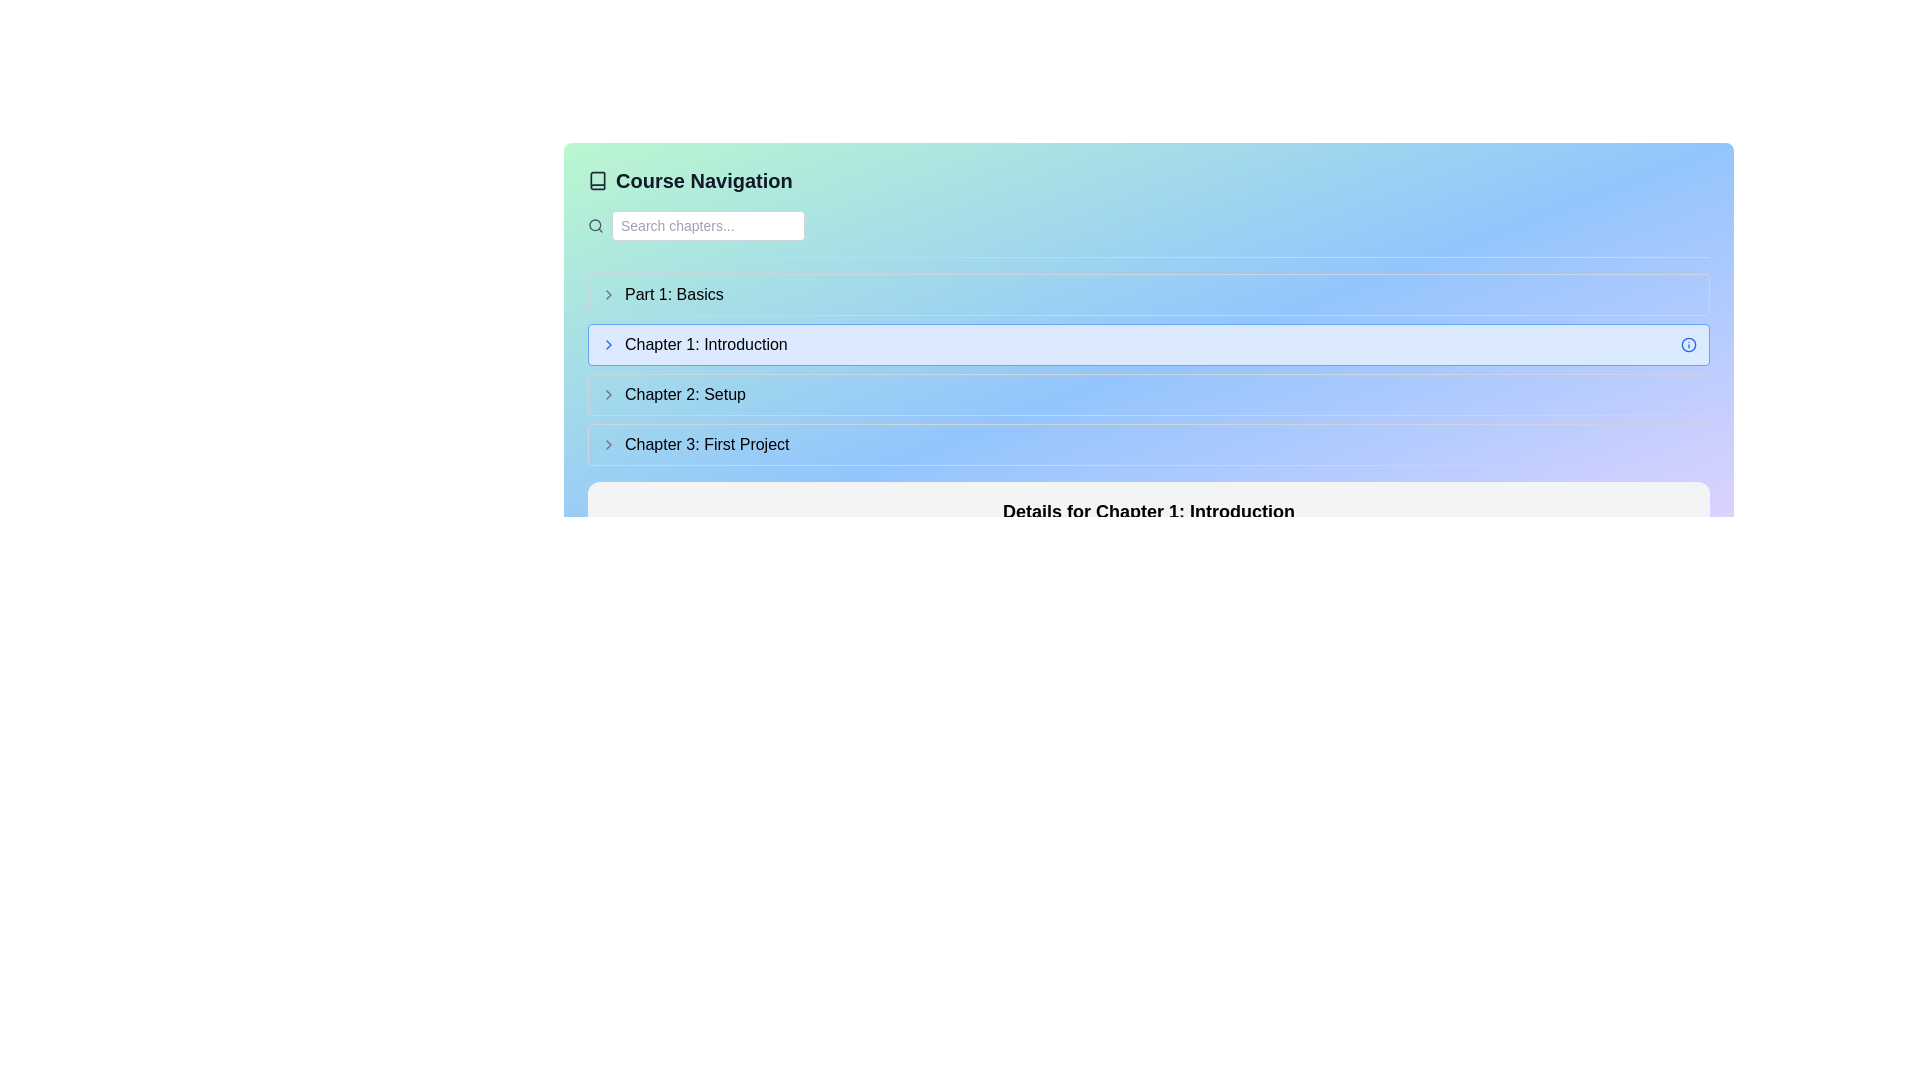 This screenshot has height=1080, width=1920. I want to click on text content of the Text label, which serves as a descriptive title for the associated content, positioned above 'Overview and objectives', so click(1148, 511).